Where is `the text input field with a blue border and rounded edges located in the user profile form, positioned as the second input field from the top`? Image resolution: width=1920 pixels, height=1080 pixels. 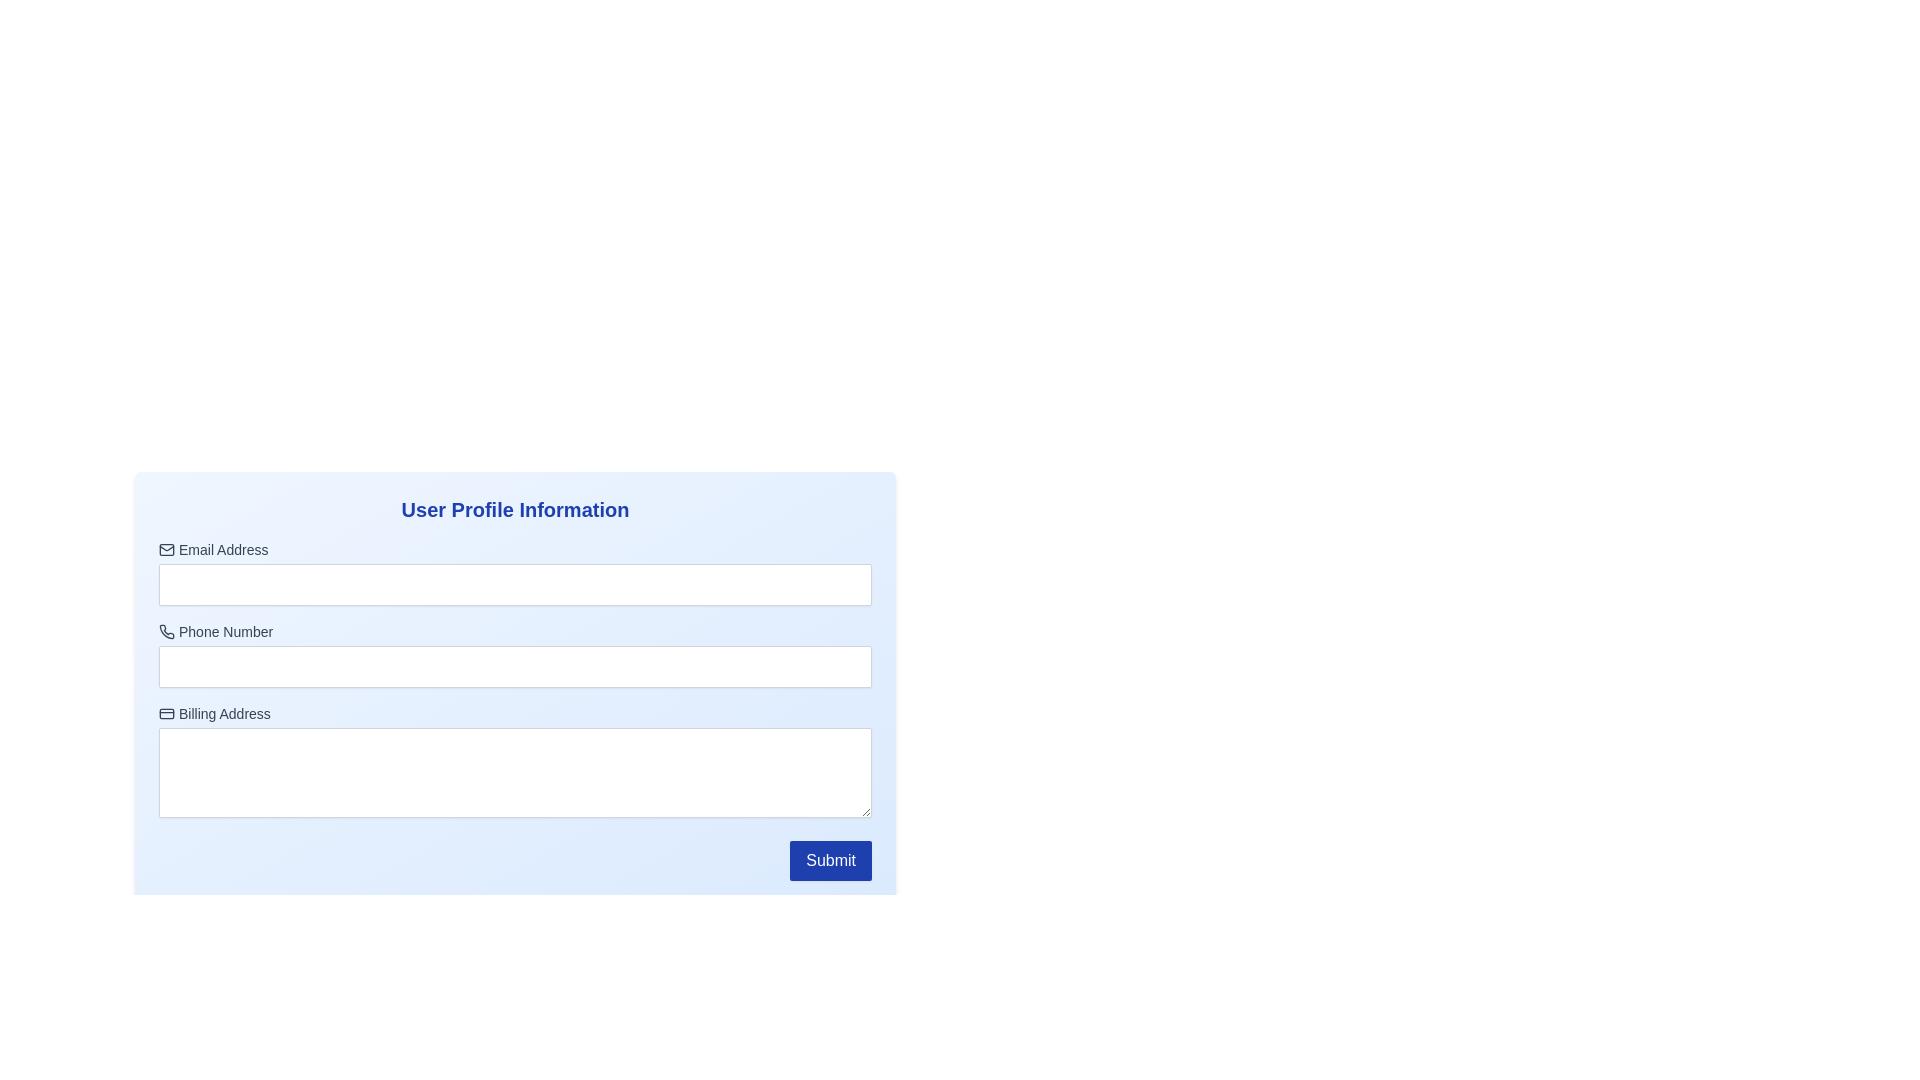
the text input field with a blue border and rounded edges located in the user profile form, positioned as the second input field from the top is located at coordinates (515, 671).